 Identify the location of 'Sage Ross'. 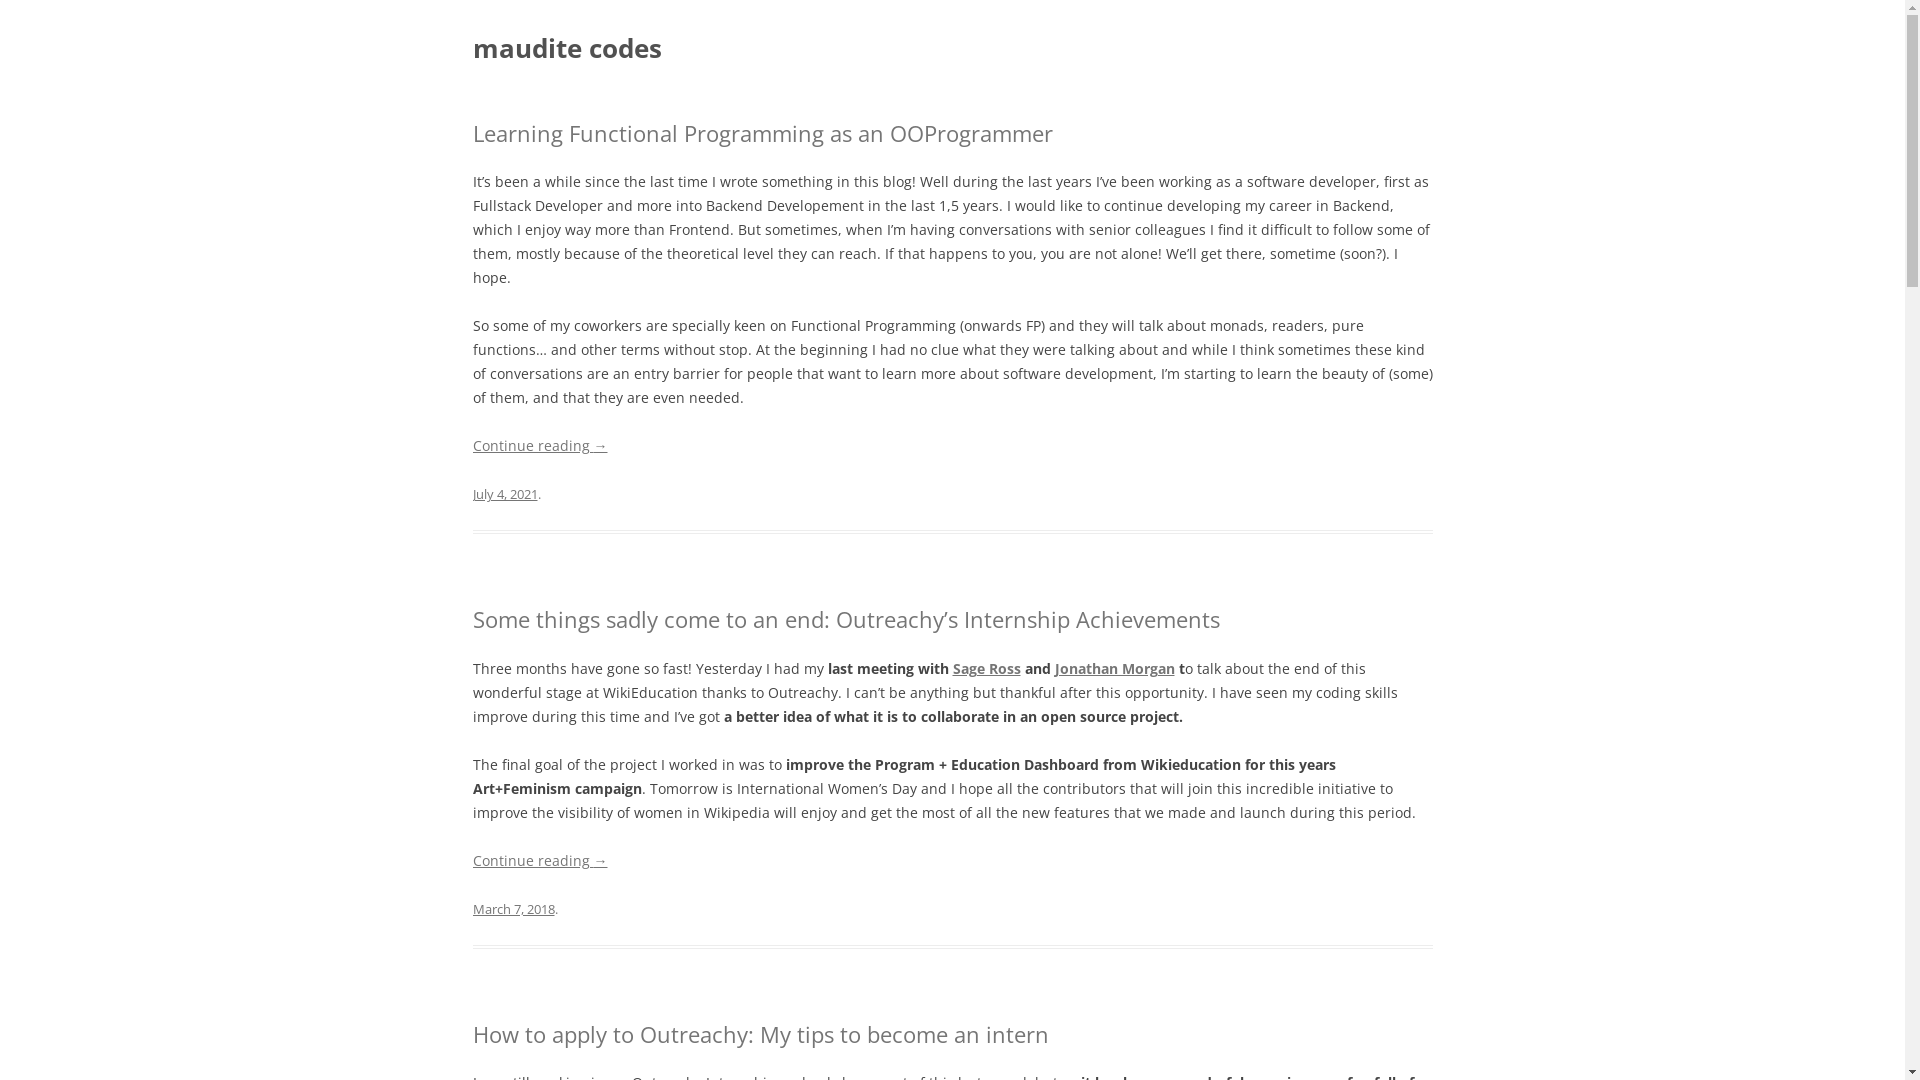
(985, 668).